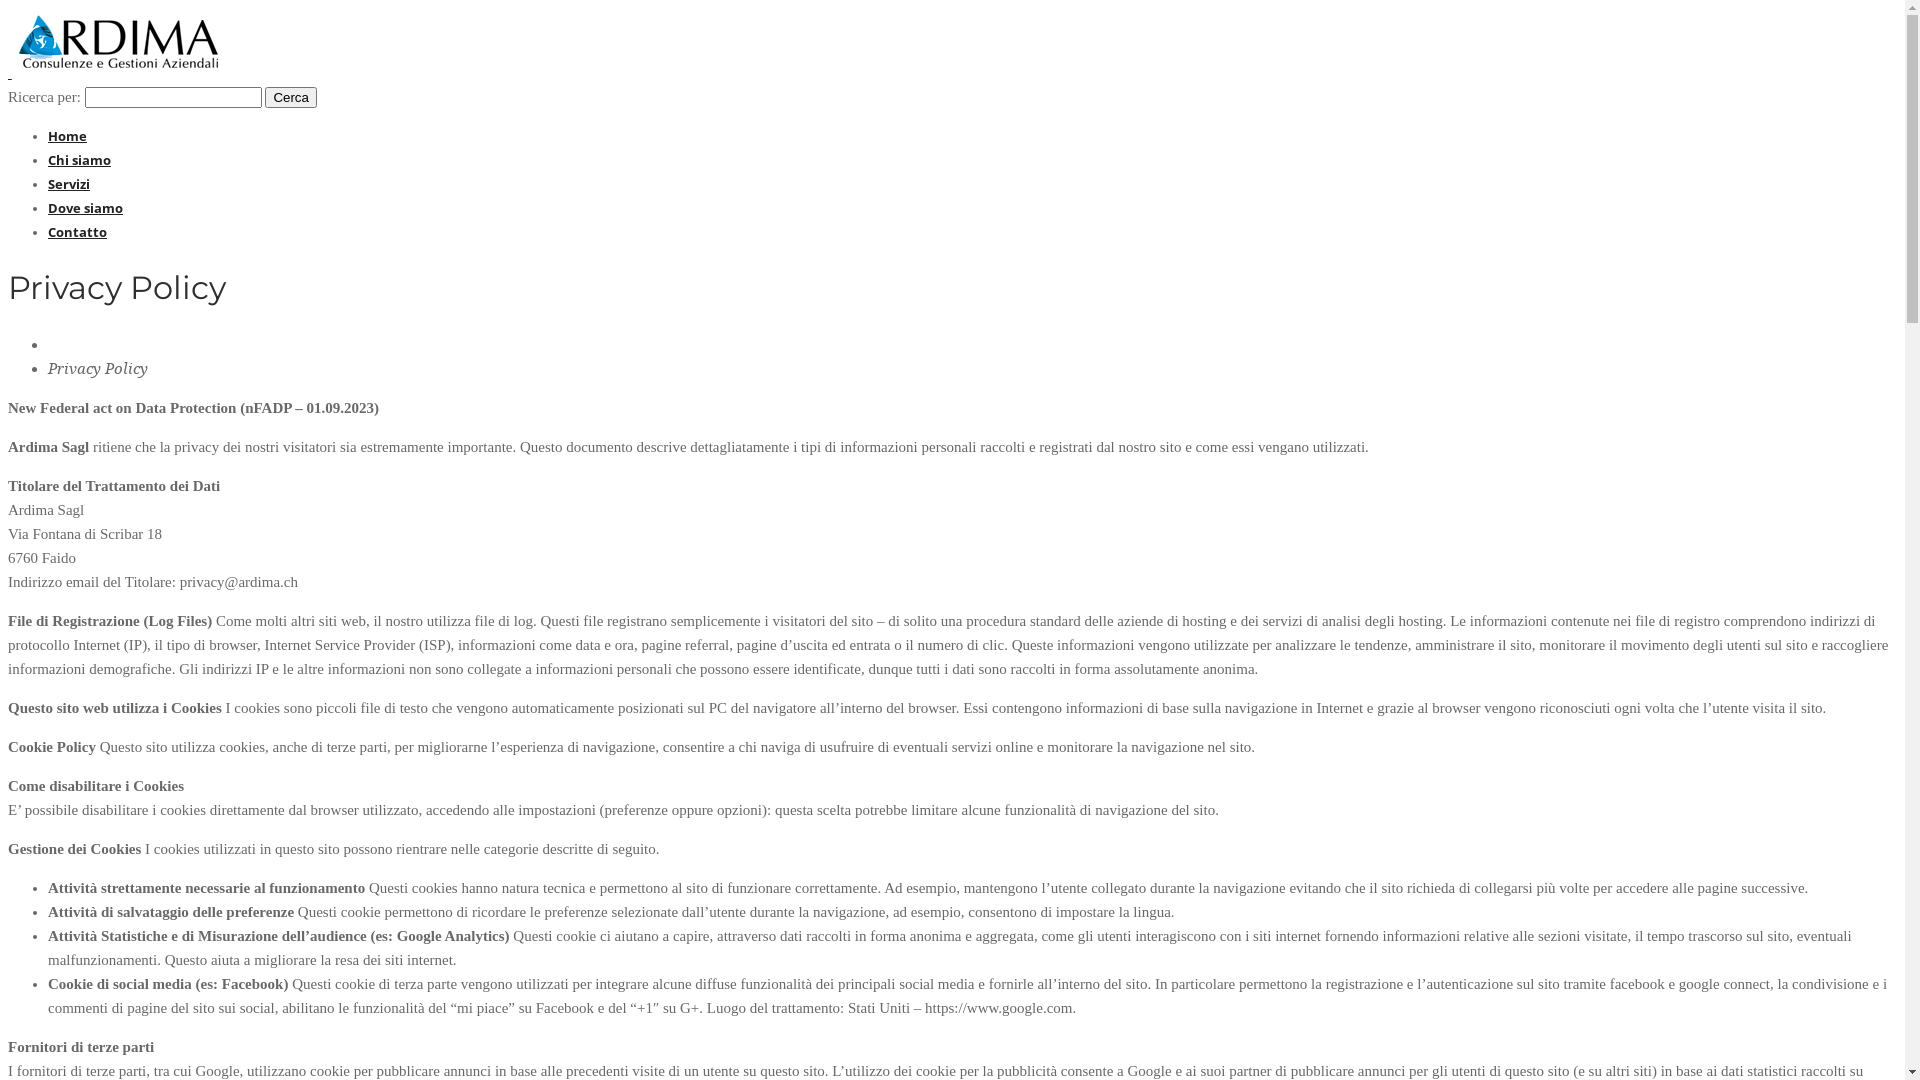 This screenshot has width=1920, height=1080. Describe the element at coordinates (290, 97) in the screenshot. I see `'Cerca'` at that location.